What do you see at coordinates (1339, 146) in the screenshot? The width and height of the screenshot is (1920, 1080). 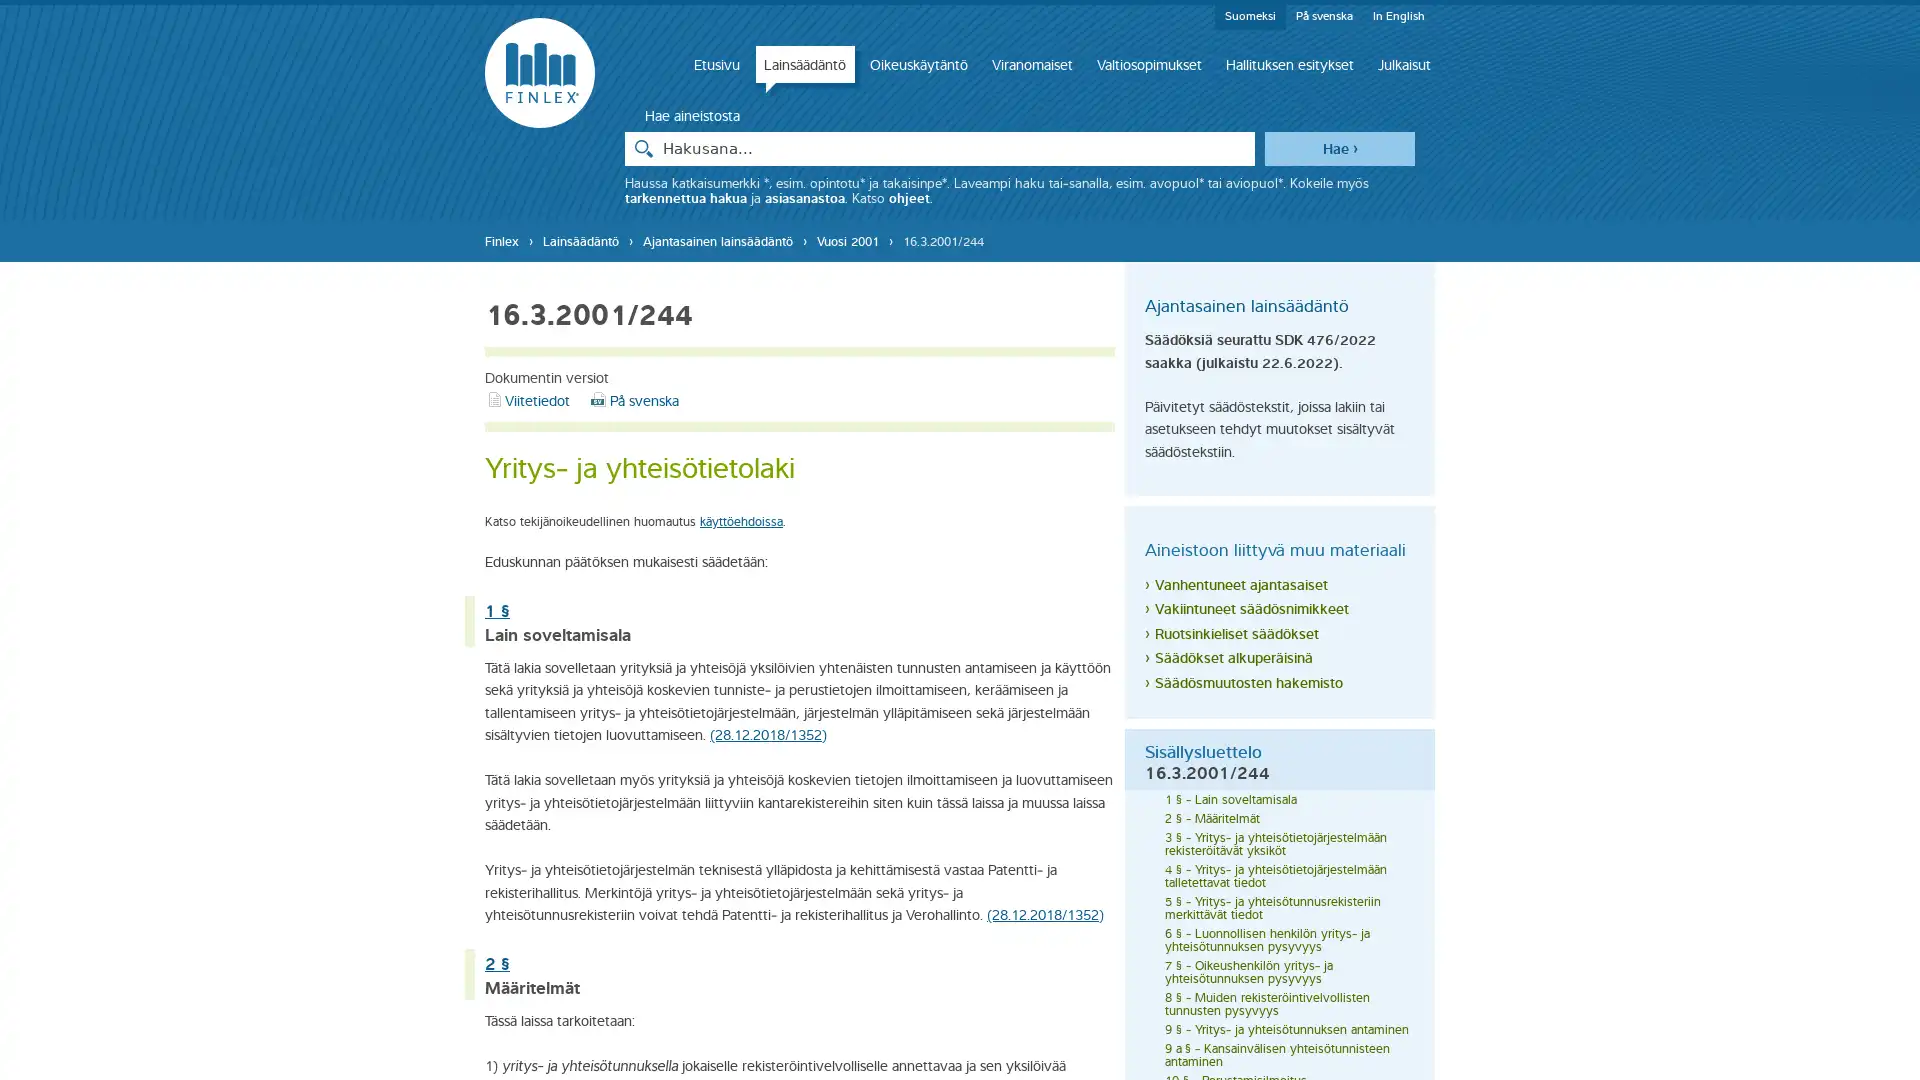 I see `Hae` at bounding box center [1339, 146].